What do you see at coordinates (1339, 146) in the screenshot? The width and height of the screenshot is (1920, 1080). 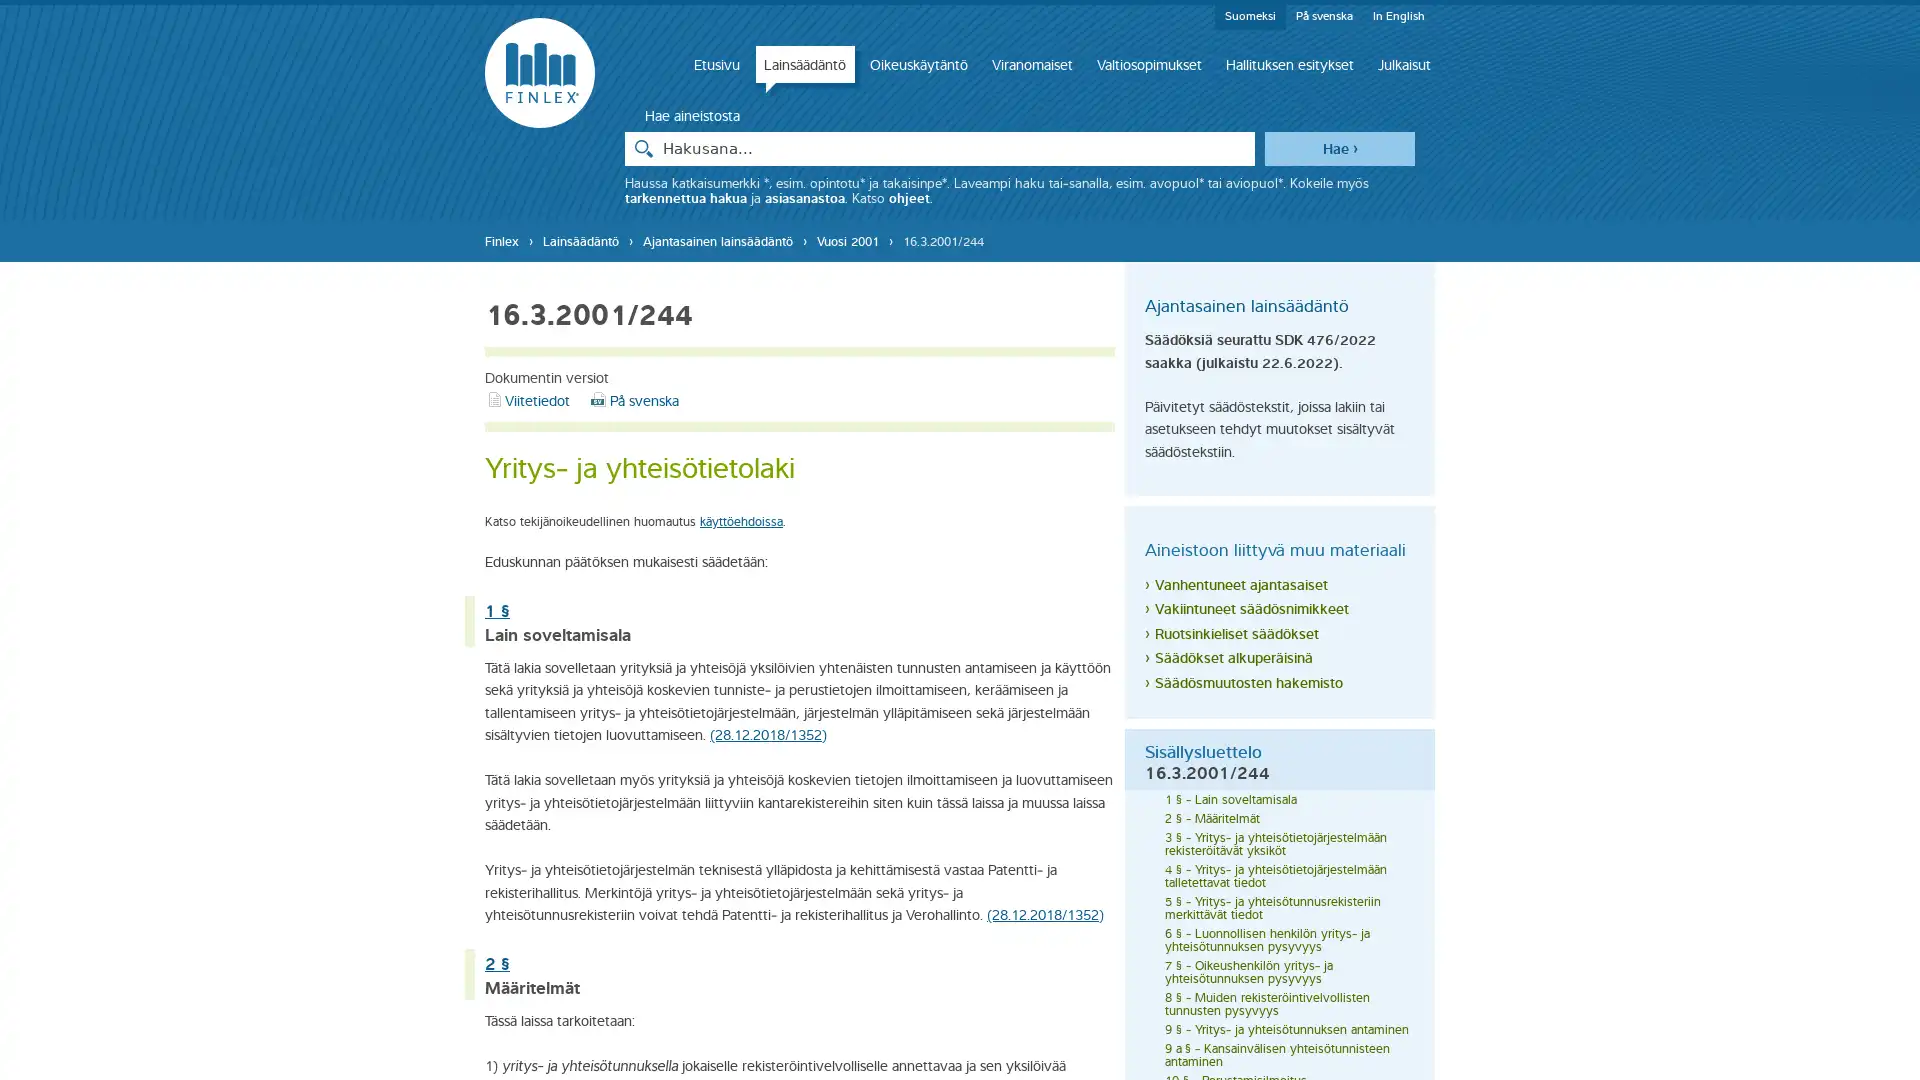 I see `Hae` at bounding box center [1339, 146].